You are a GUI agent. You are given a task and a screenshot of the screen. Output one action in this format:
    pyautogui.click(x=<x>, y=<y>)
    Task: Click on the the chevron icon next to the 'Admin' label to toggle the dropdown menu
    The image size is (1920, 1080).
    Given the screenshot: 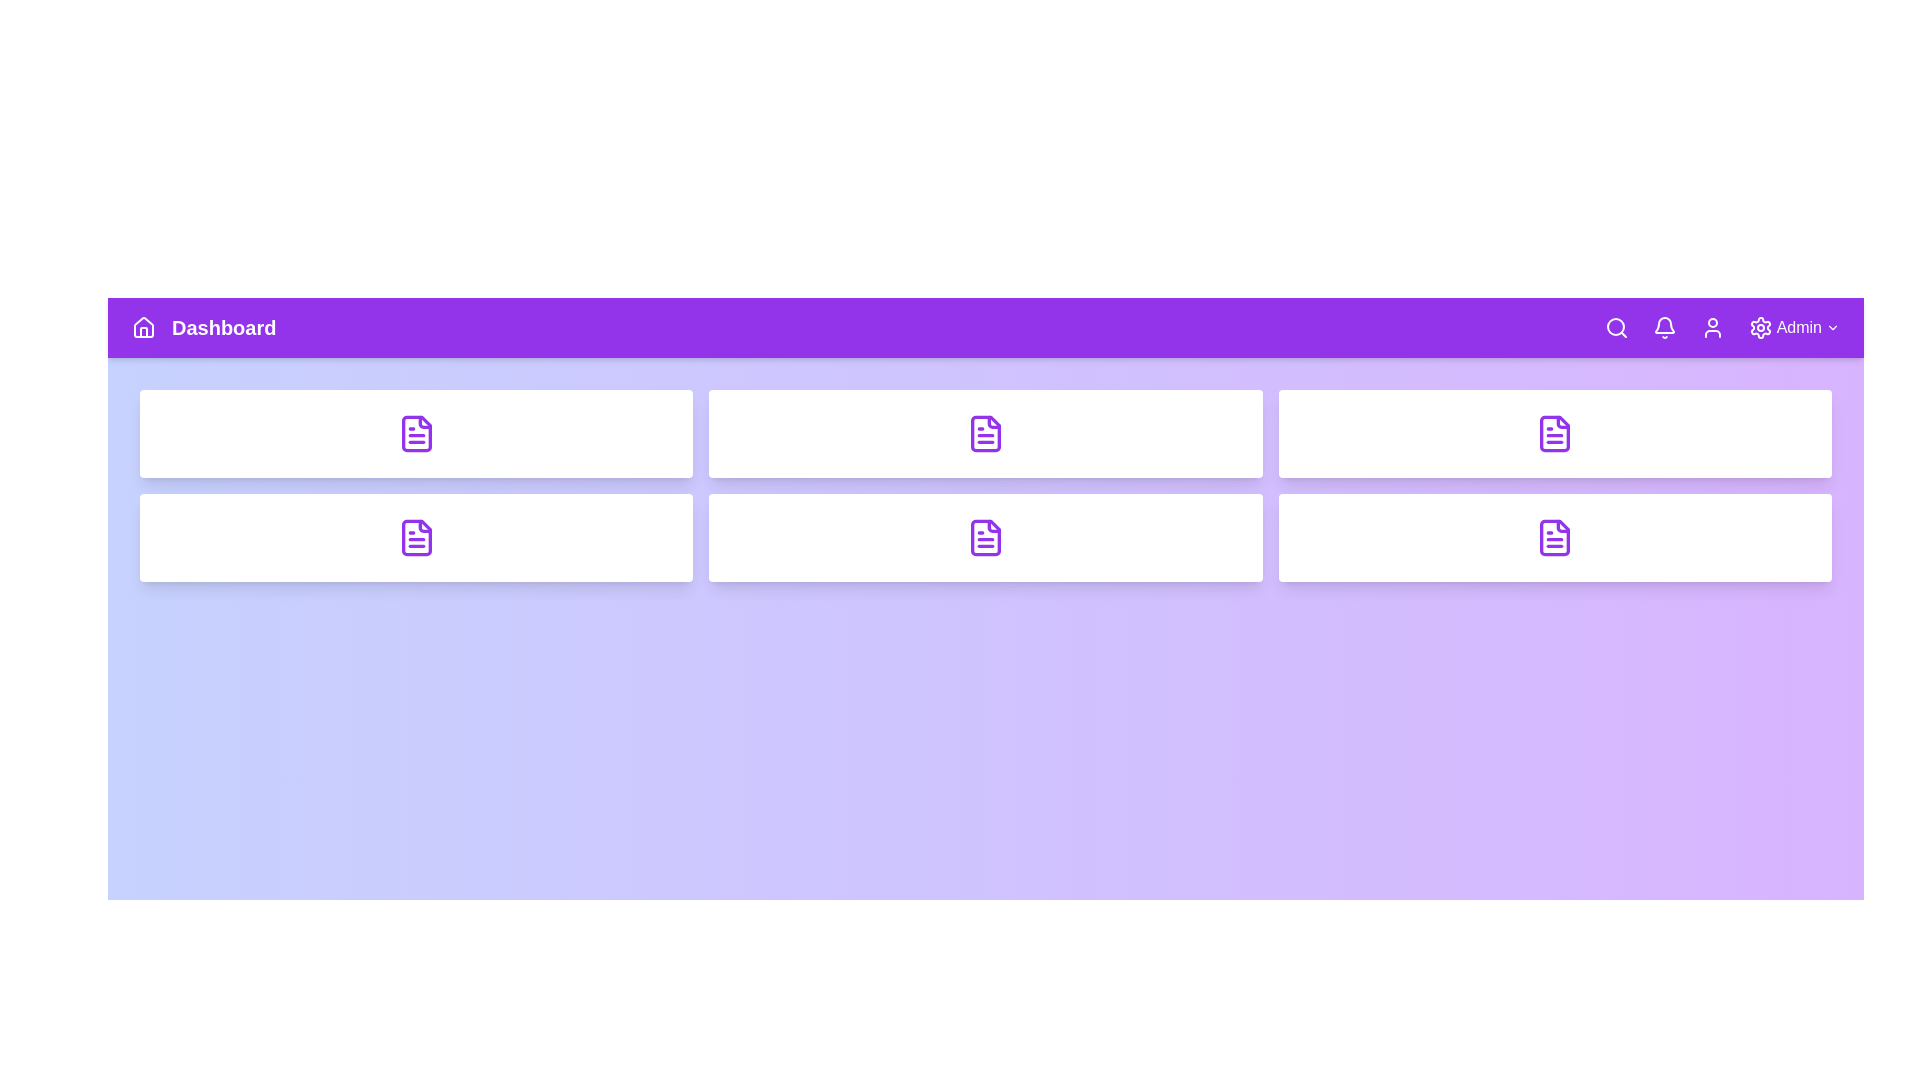 What is the action you would take?
    pyautogui.click(x=1833, y=326)
    